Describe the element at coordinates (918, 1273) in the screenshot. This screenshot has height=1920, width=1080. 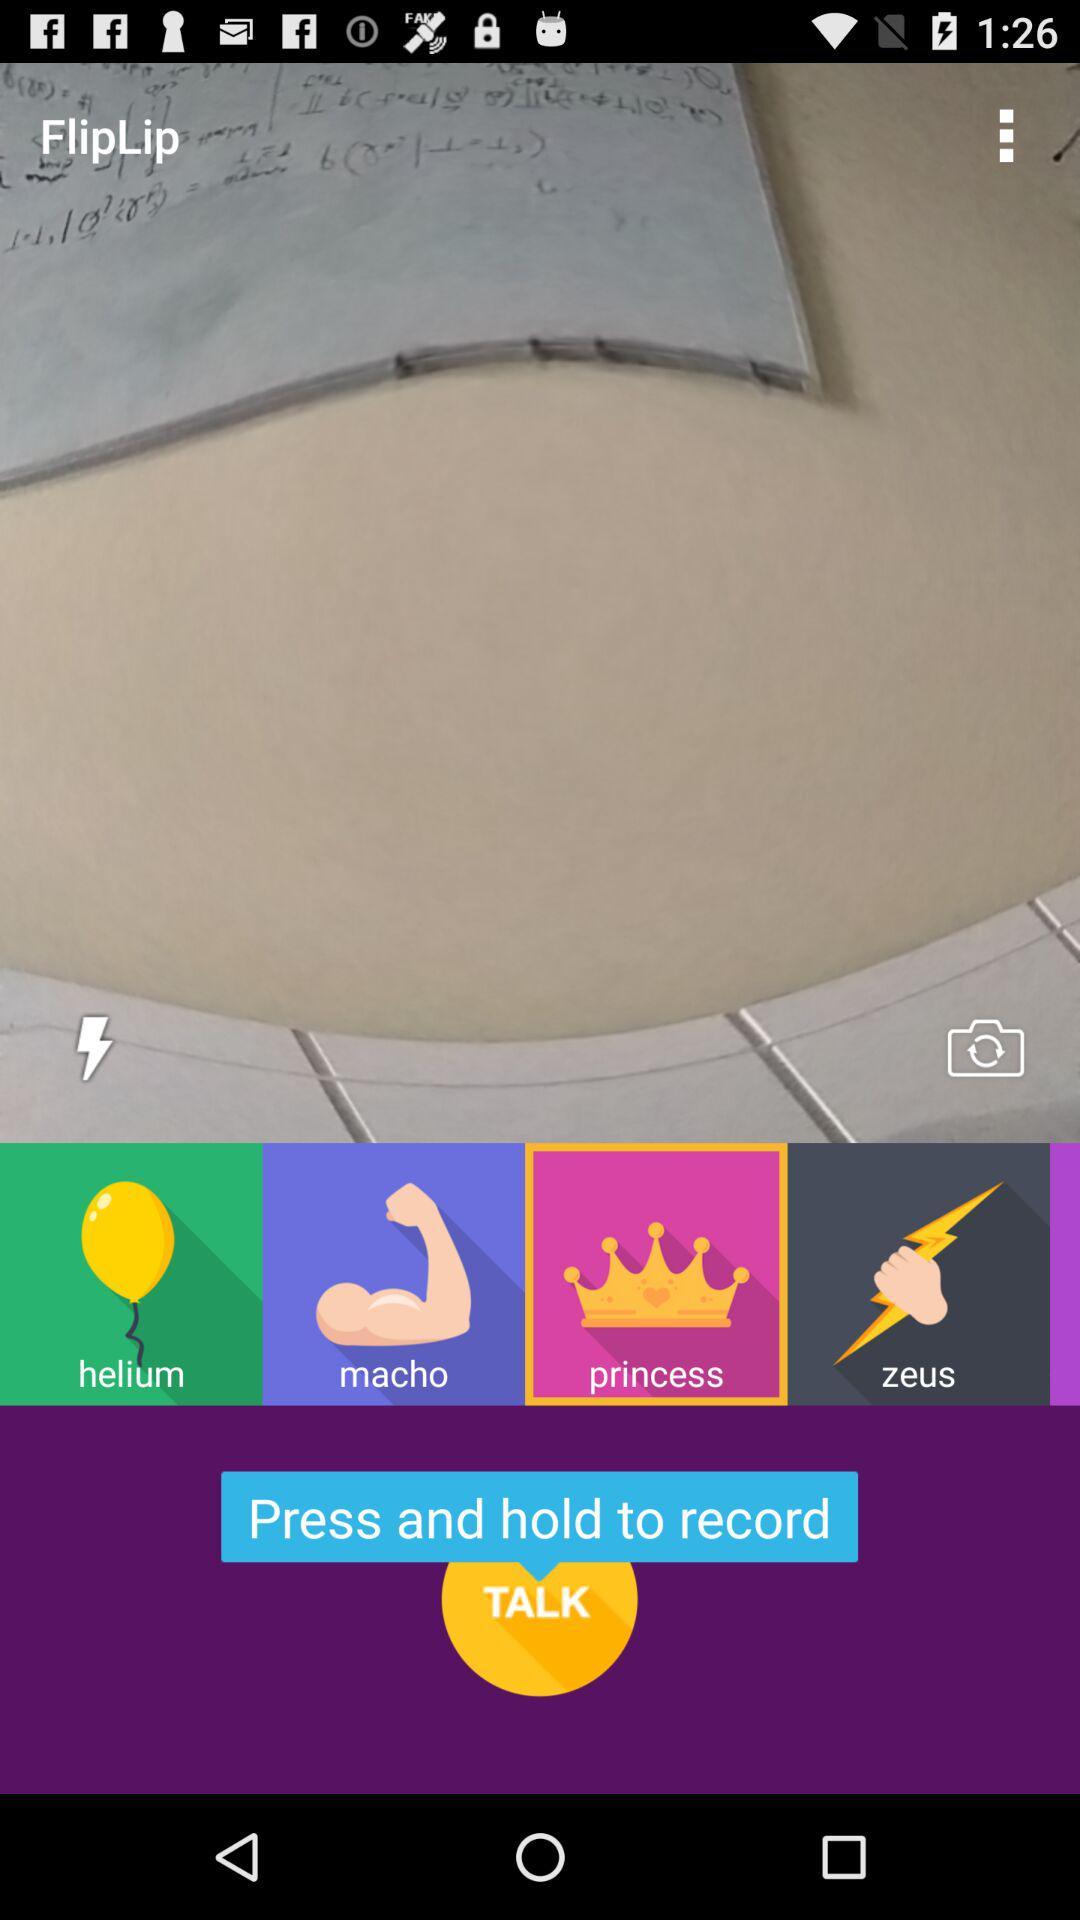
I see `the icon to the right of the princess` at that location.